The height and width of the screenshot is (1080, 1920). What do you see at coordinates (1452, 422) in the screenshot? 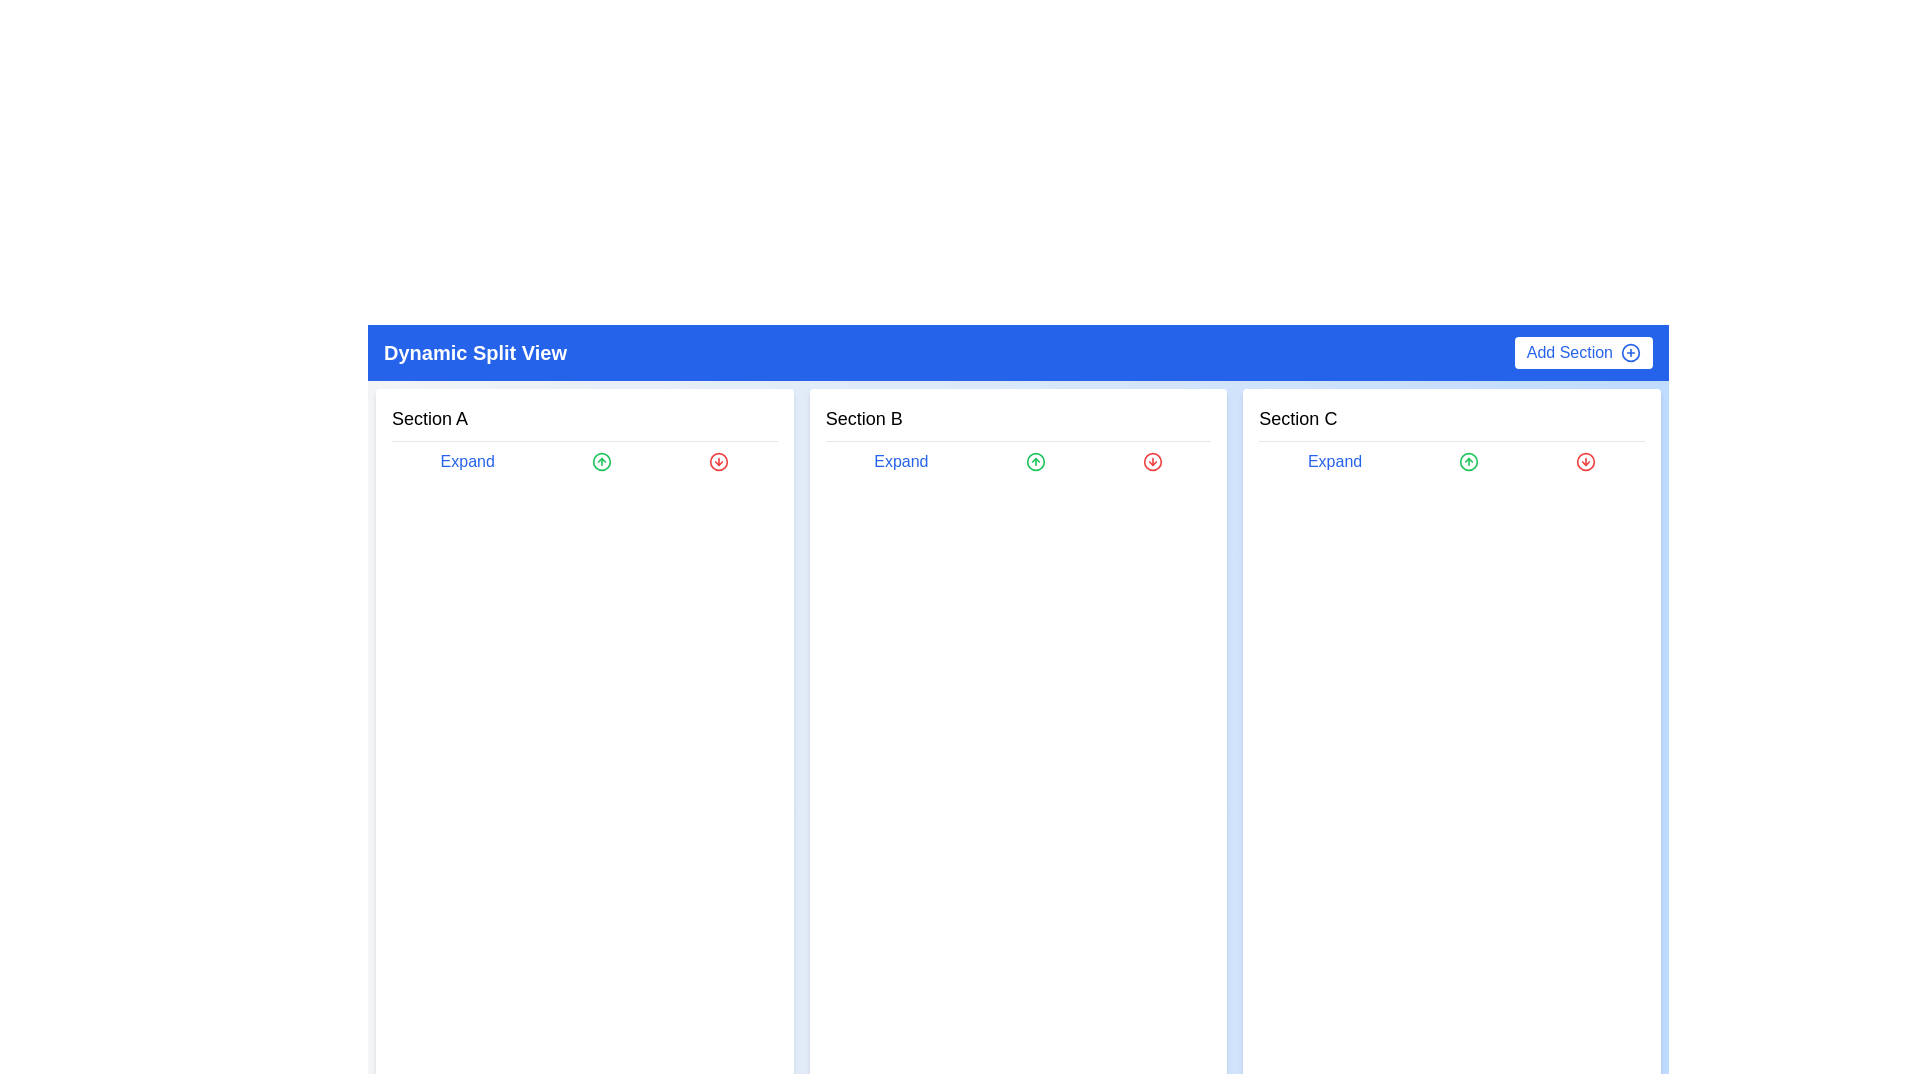
I see `the text label reading 'Section C'` at bounding box center [1452, 422].